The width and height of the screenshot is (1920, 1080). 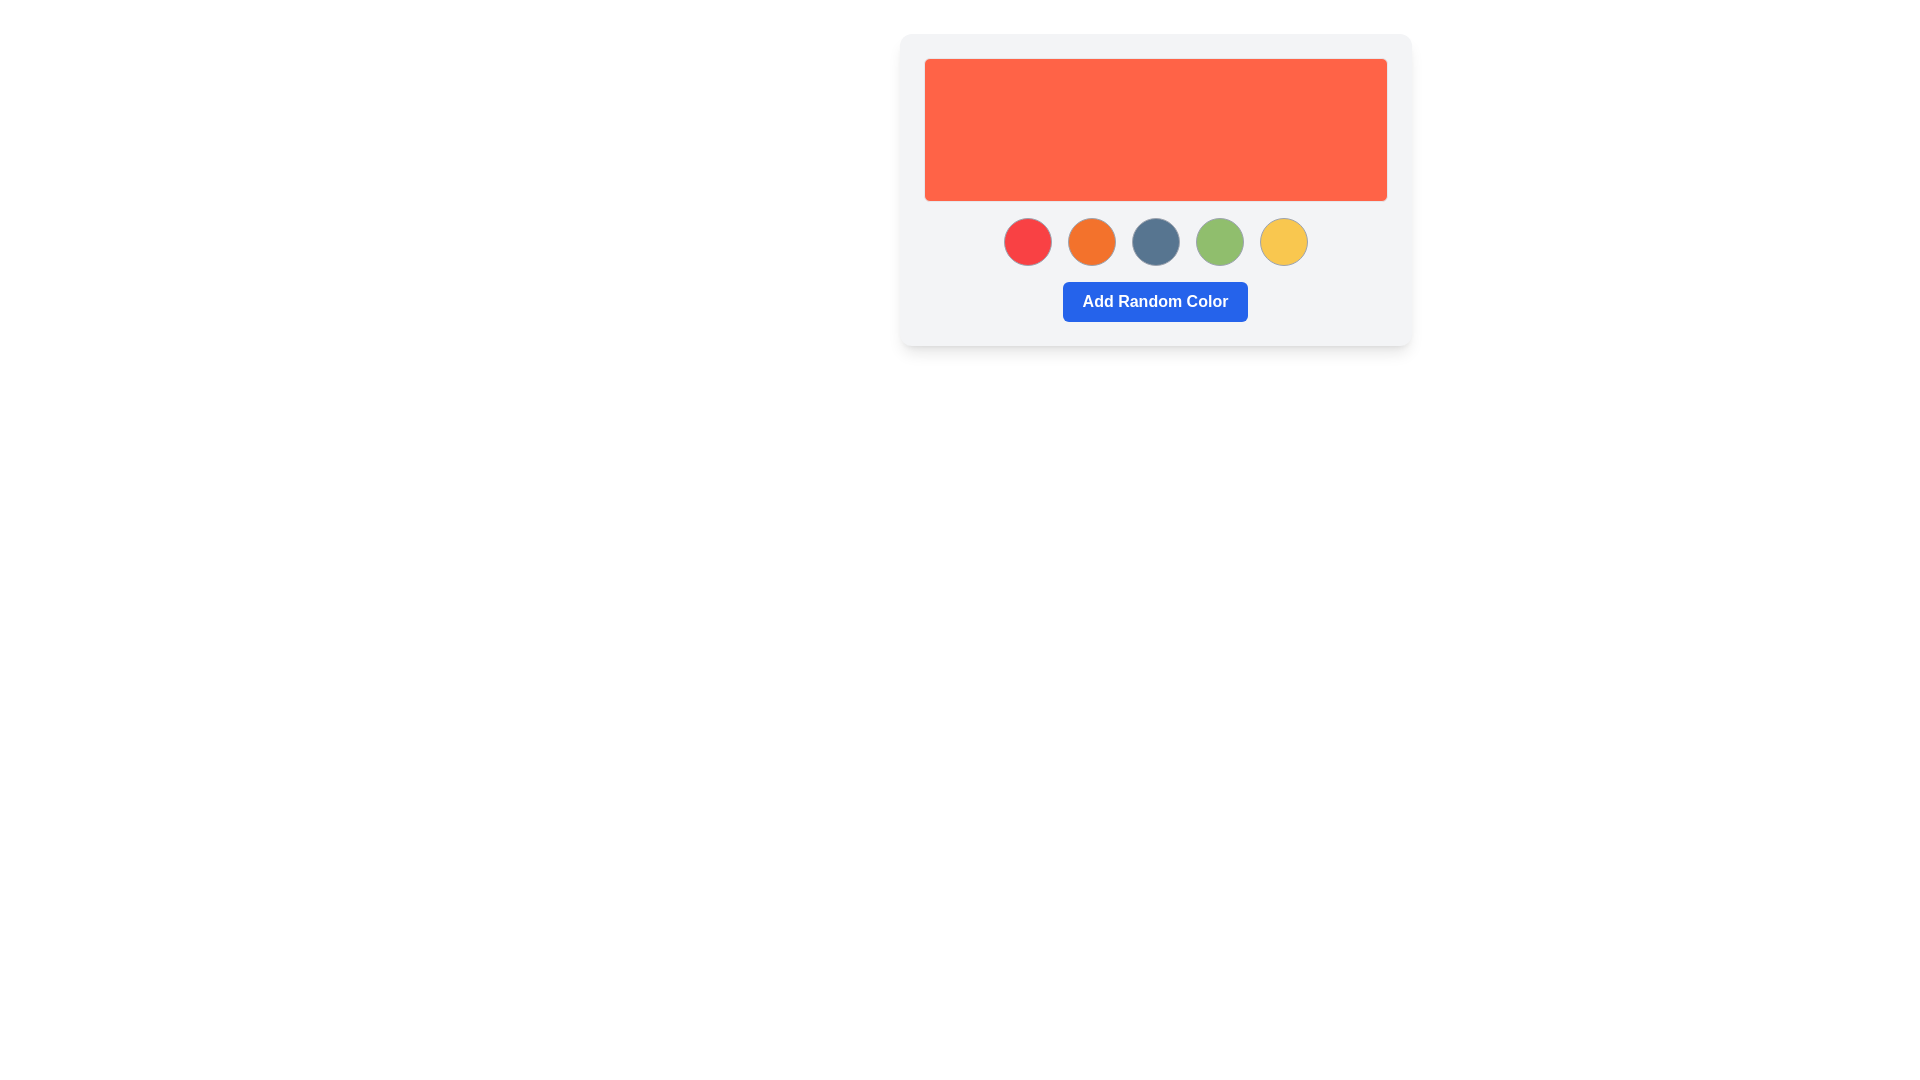 I want to click on the second circular button from the left in a horizontal set of five, which has an orange fill color and a gray border, so click(x=1090, y=241).